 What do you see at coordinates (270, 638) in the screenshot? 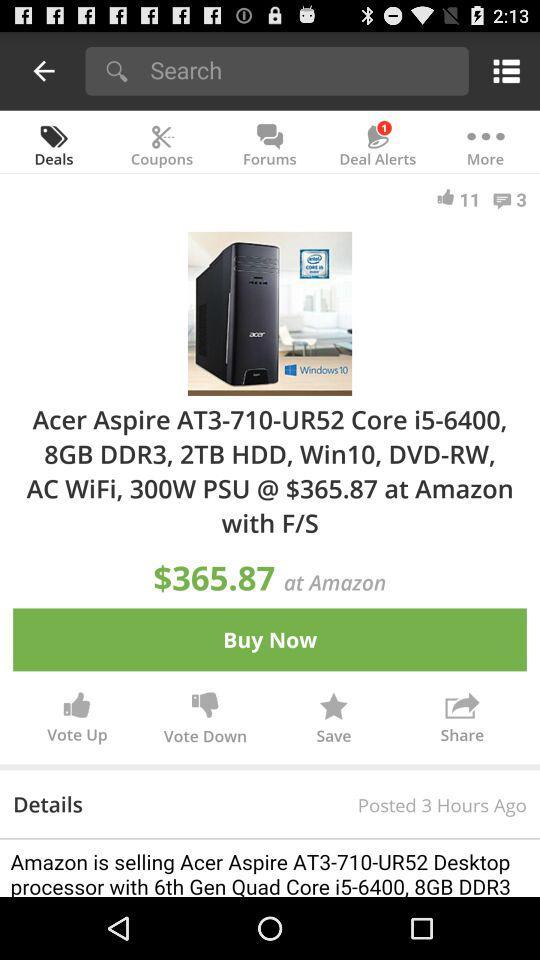
I see `app below $365.87 app` at bounding box center [270, 638].